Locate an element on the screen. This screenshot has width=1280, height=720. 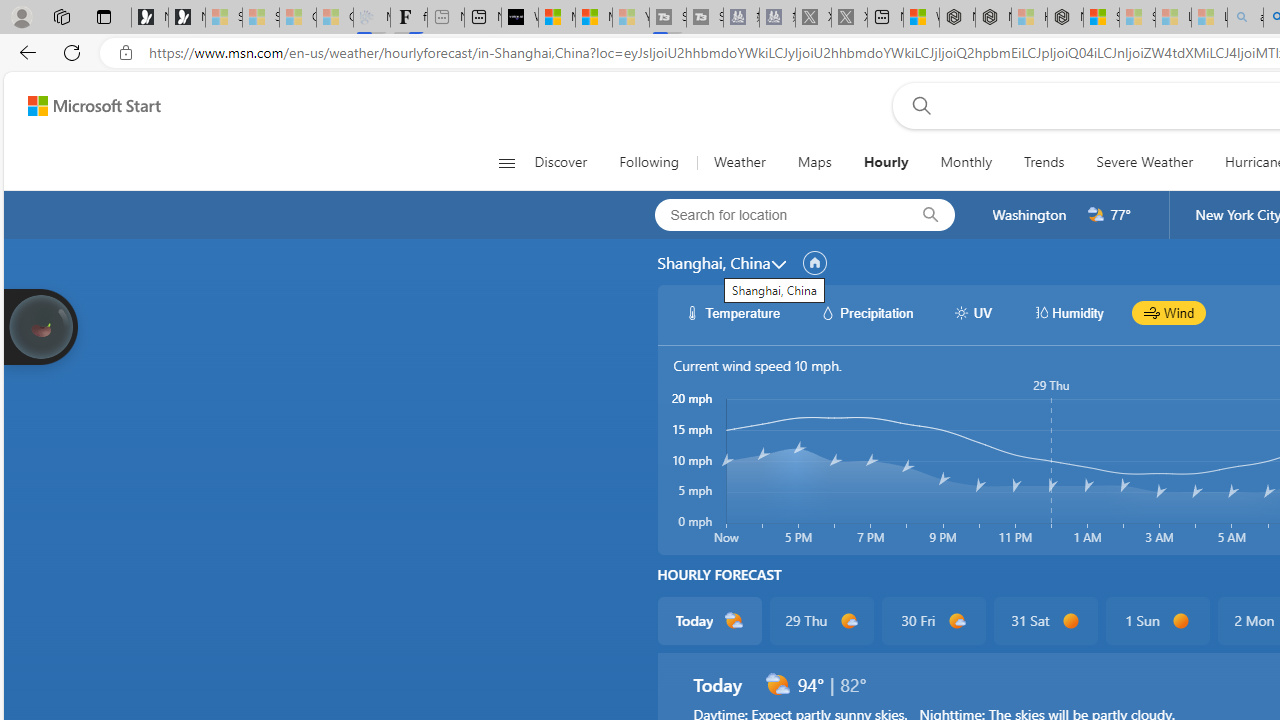
'Trends' is located at coordinates (1044, 162).